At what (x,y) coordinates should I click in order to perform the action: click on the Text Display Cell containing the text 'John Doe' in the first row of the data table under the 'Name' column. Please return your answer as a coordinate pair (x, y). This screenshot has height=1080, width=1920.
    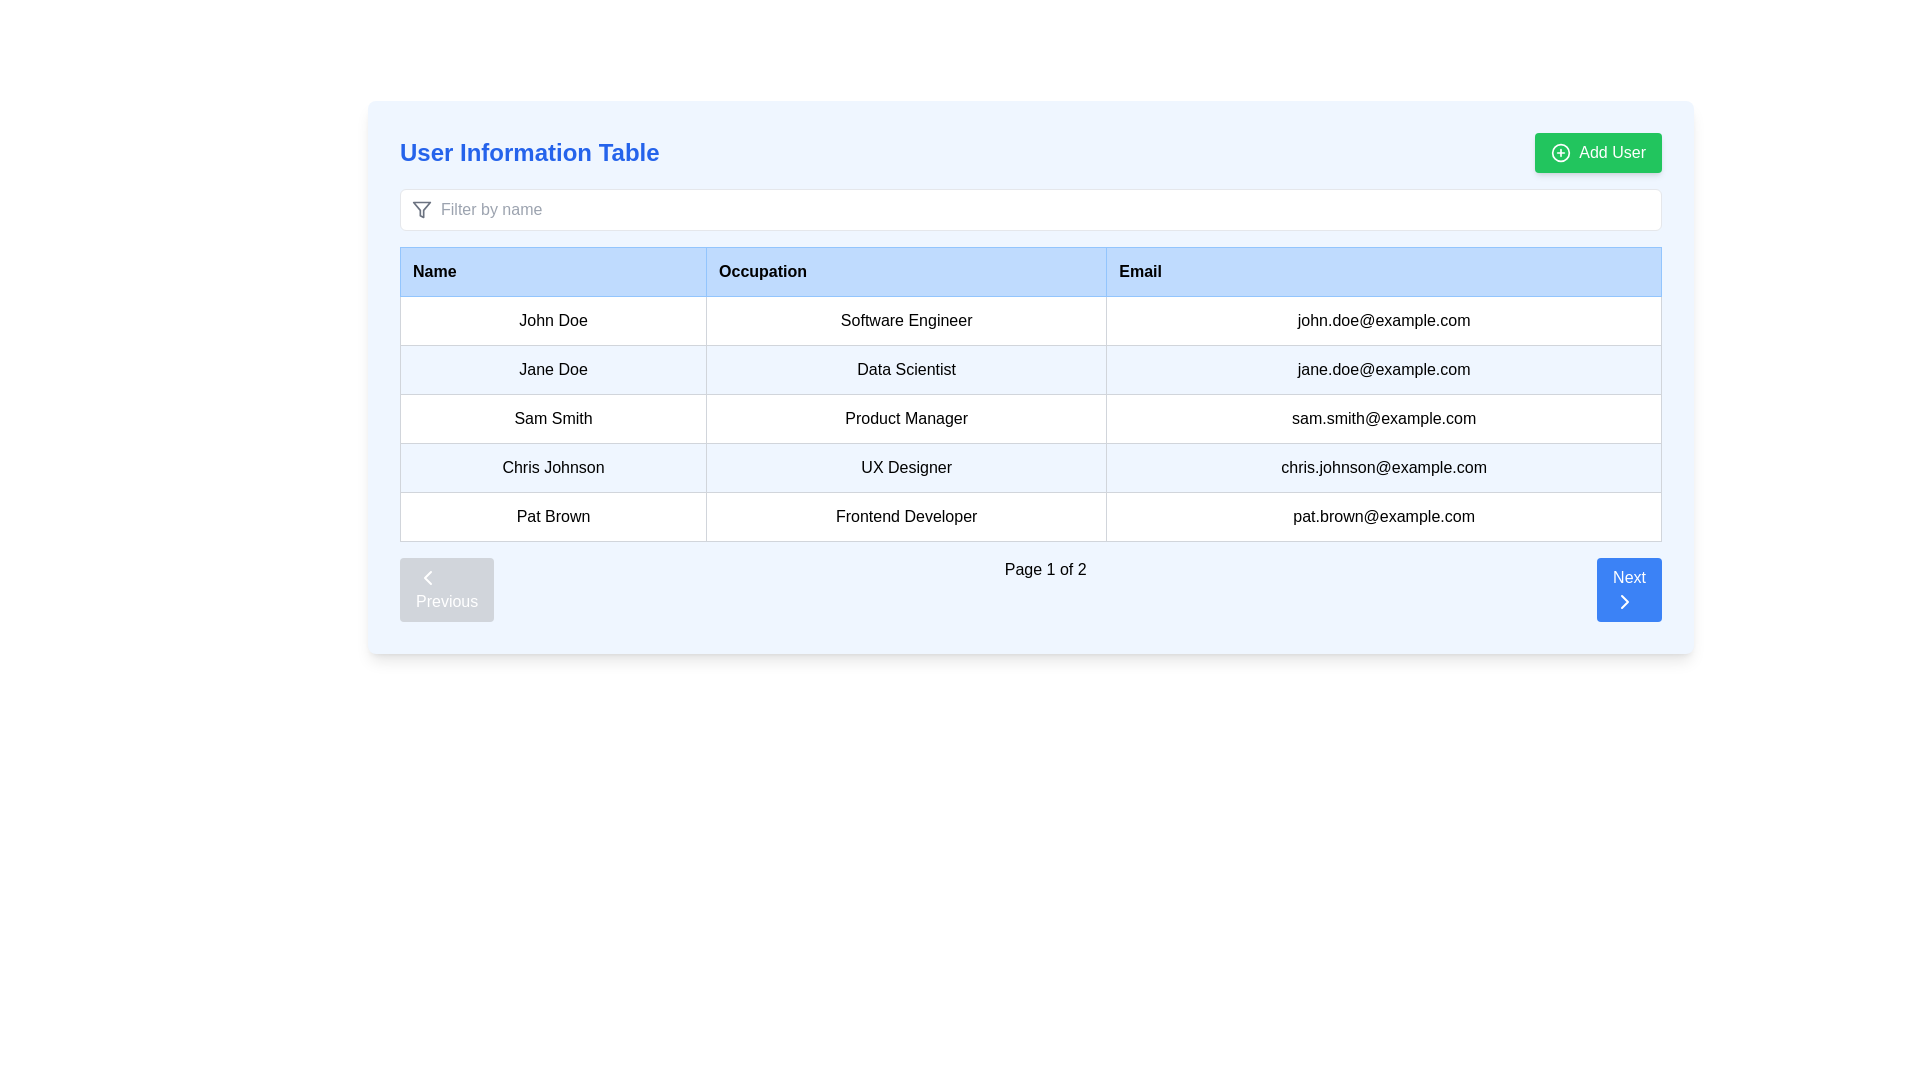
    Looking at the image, I should click on (553, 319).